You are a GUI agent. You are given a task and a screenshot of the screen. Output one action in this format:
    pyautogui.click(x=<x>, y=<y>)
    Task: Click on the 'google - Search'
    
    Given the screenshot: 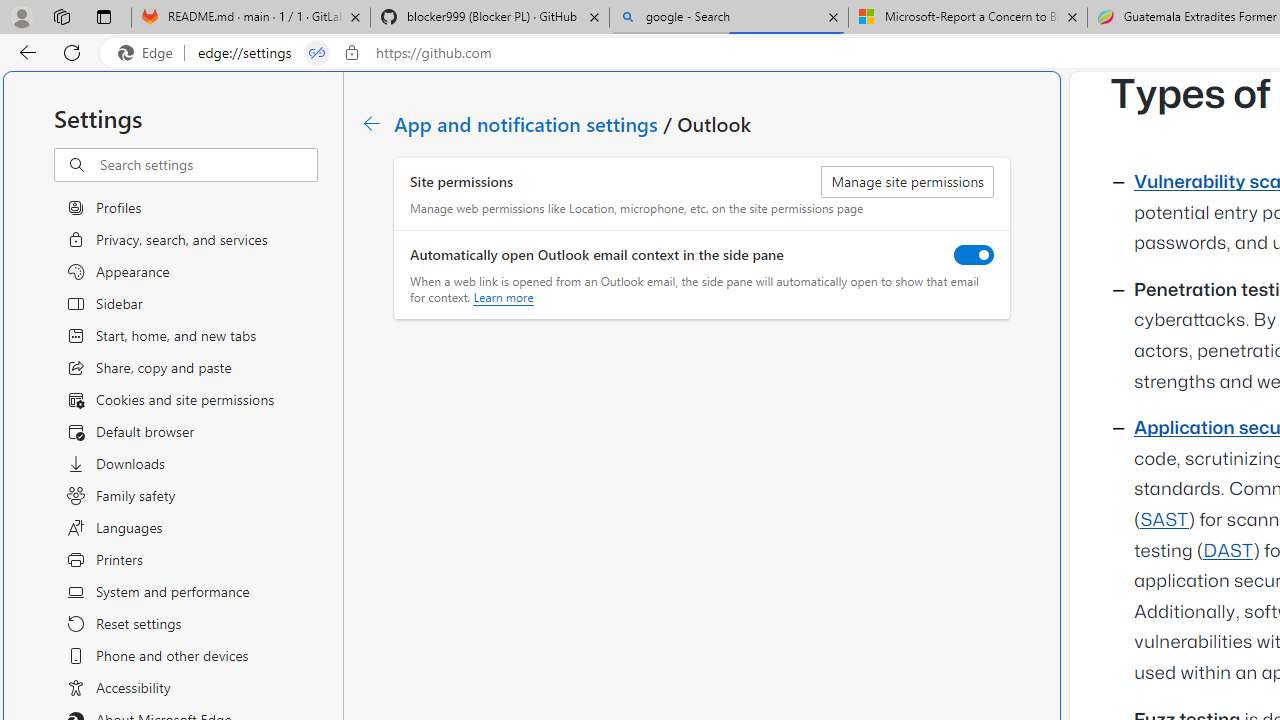 What is the action you would take?
    pyautogui.click(x=728, y=17)
    